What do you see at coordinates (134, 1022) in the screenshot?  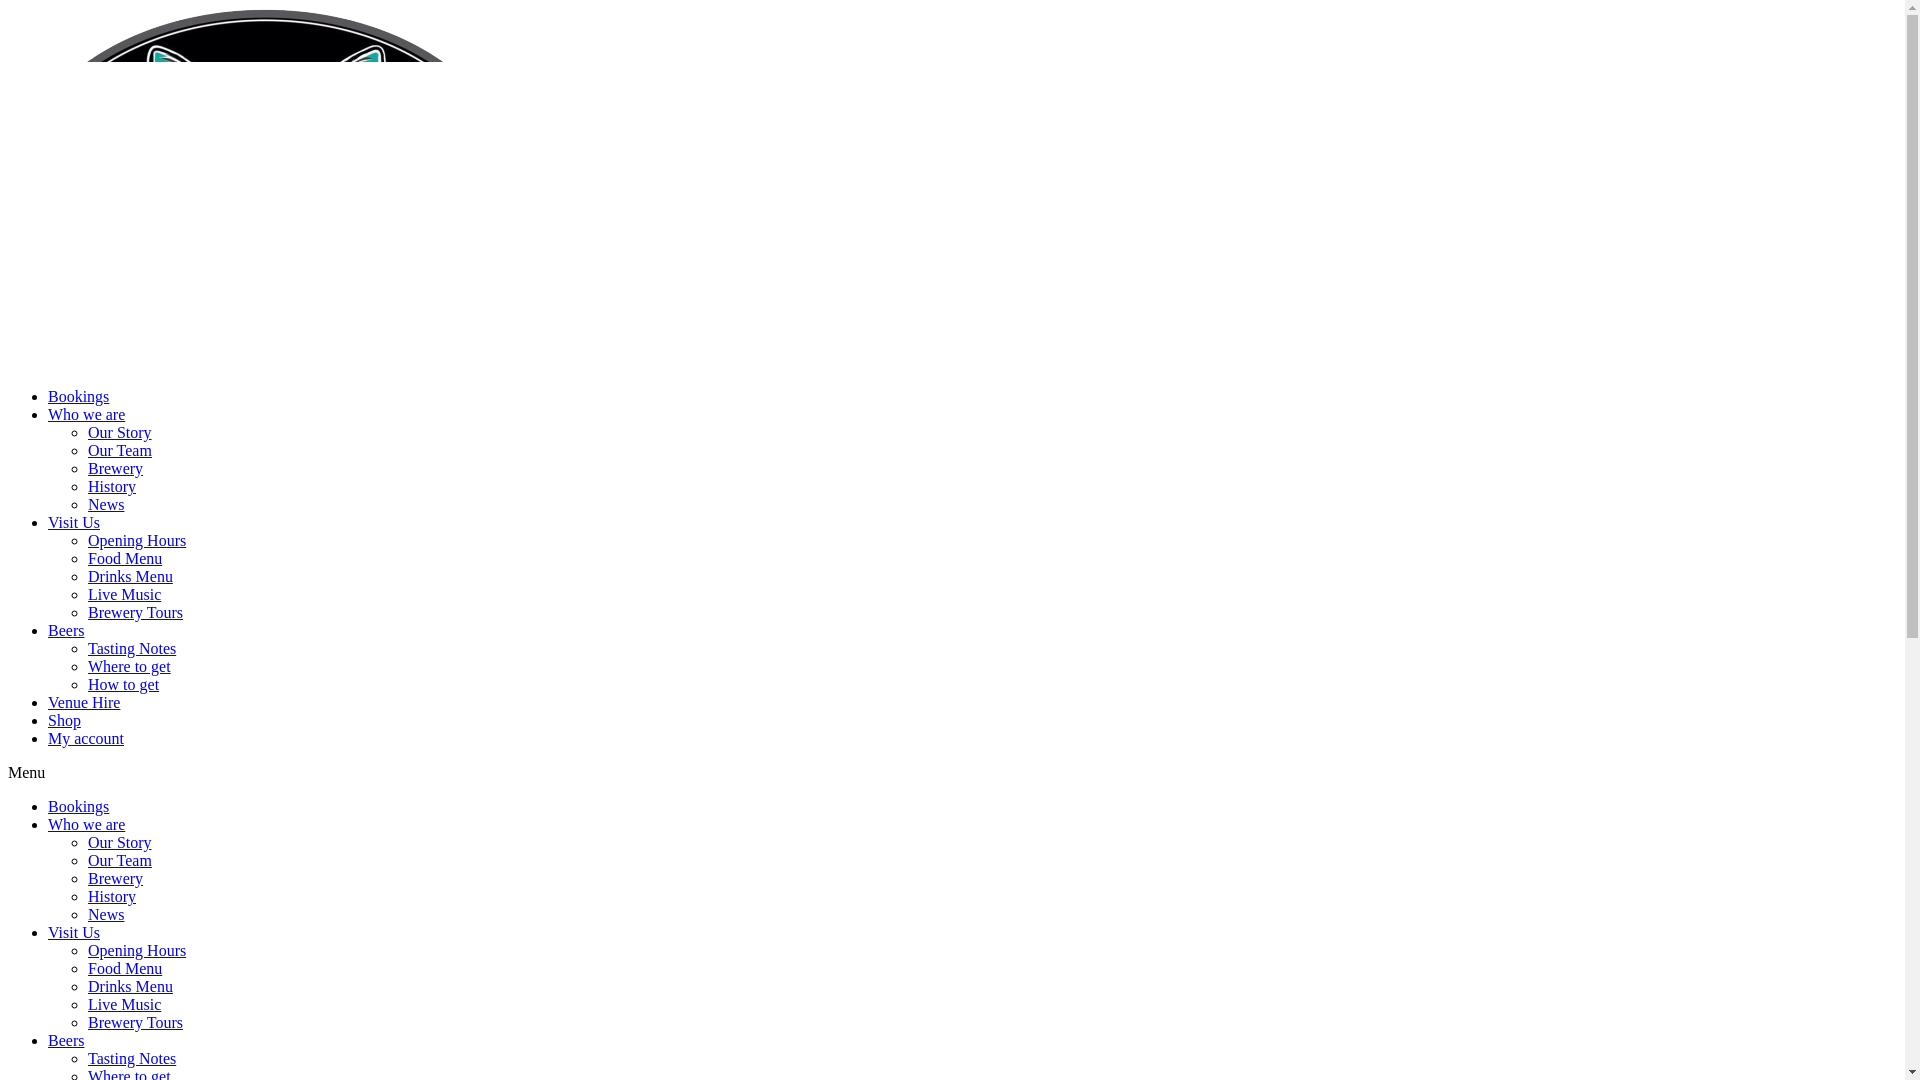 I see `'Brewery Tours'` at bounding box center [134, 1022].